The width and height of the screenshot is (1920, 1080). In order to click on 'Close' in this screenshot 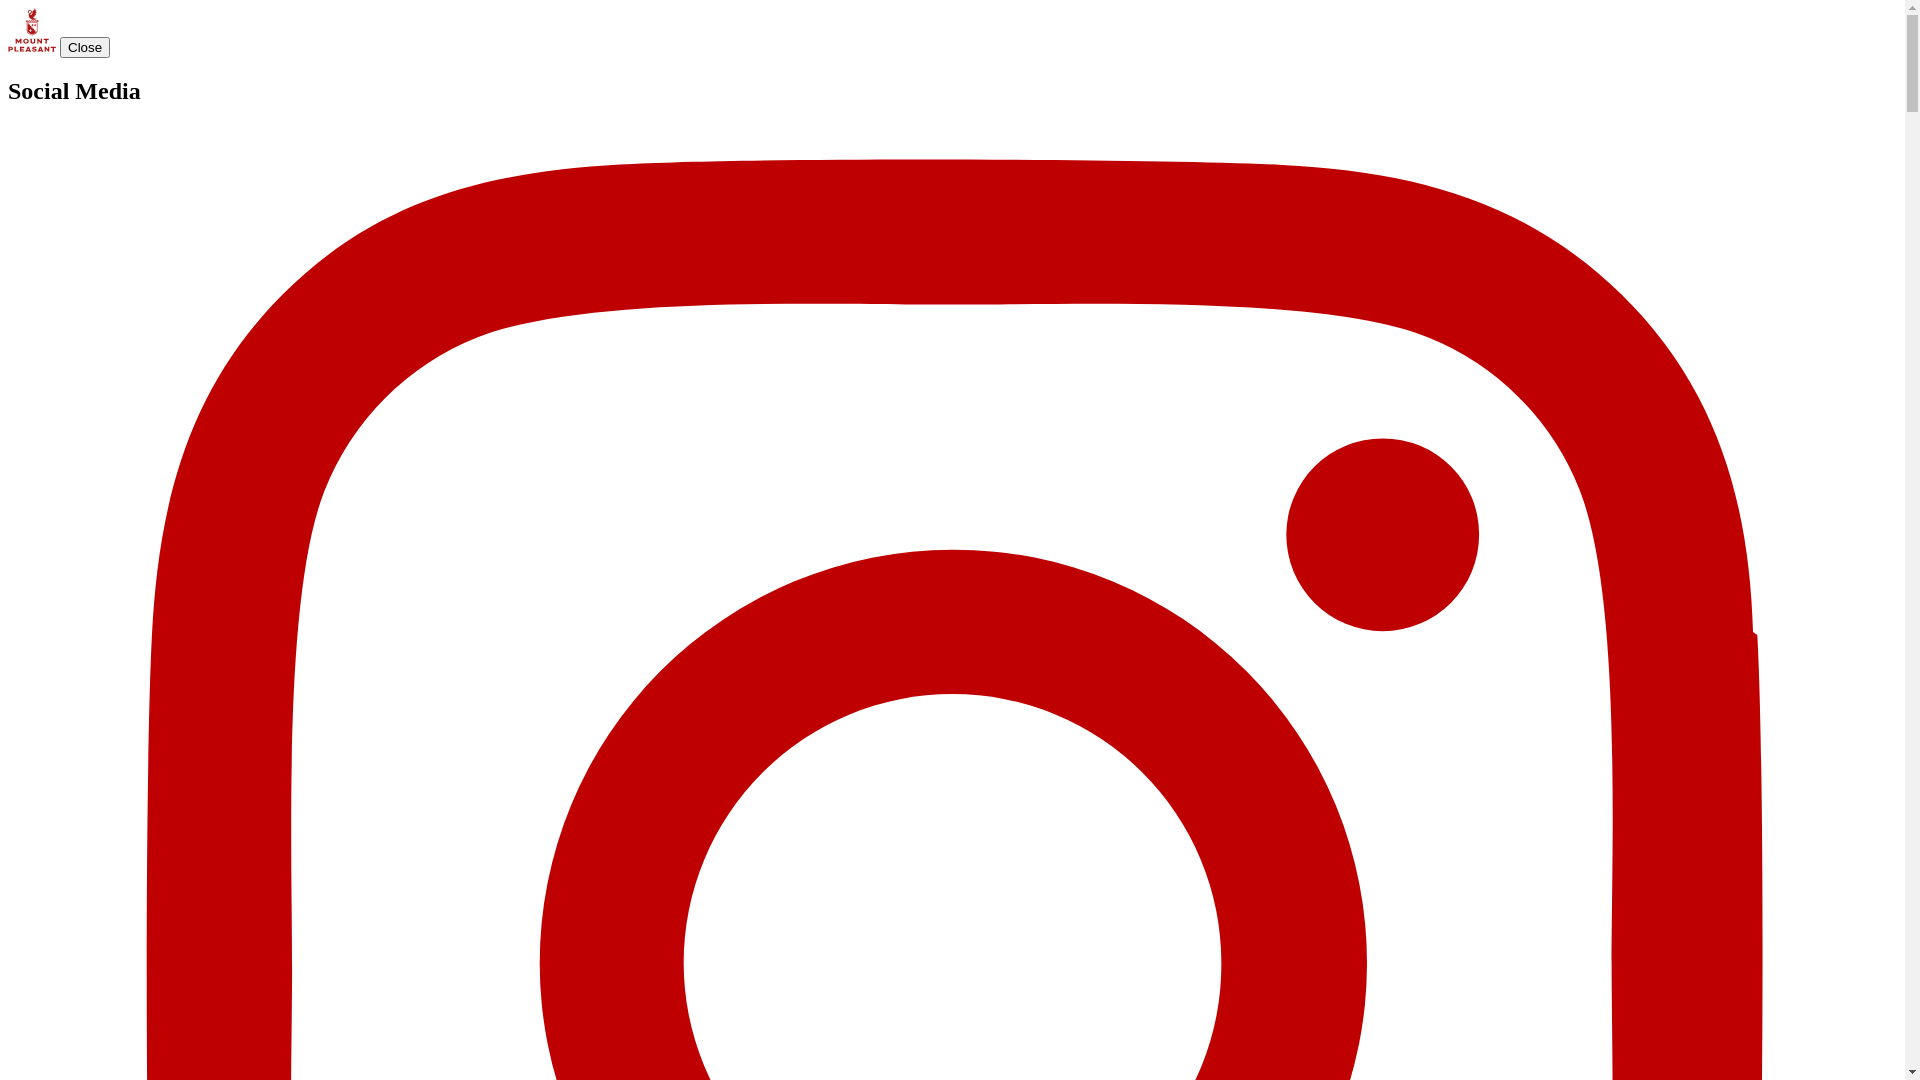, I will do `click(84, 46)`.